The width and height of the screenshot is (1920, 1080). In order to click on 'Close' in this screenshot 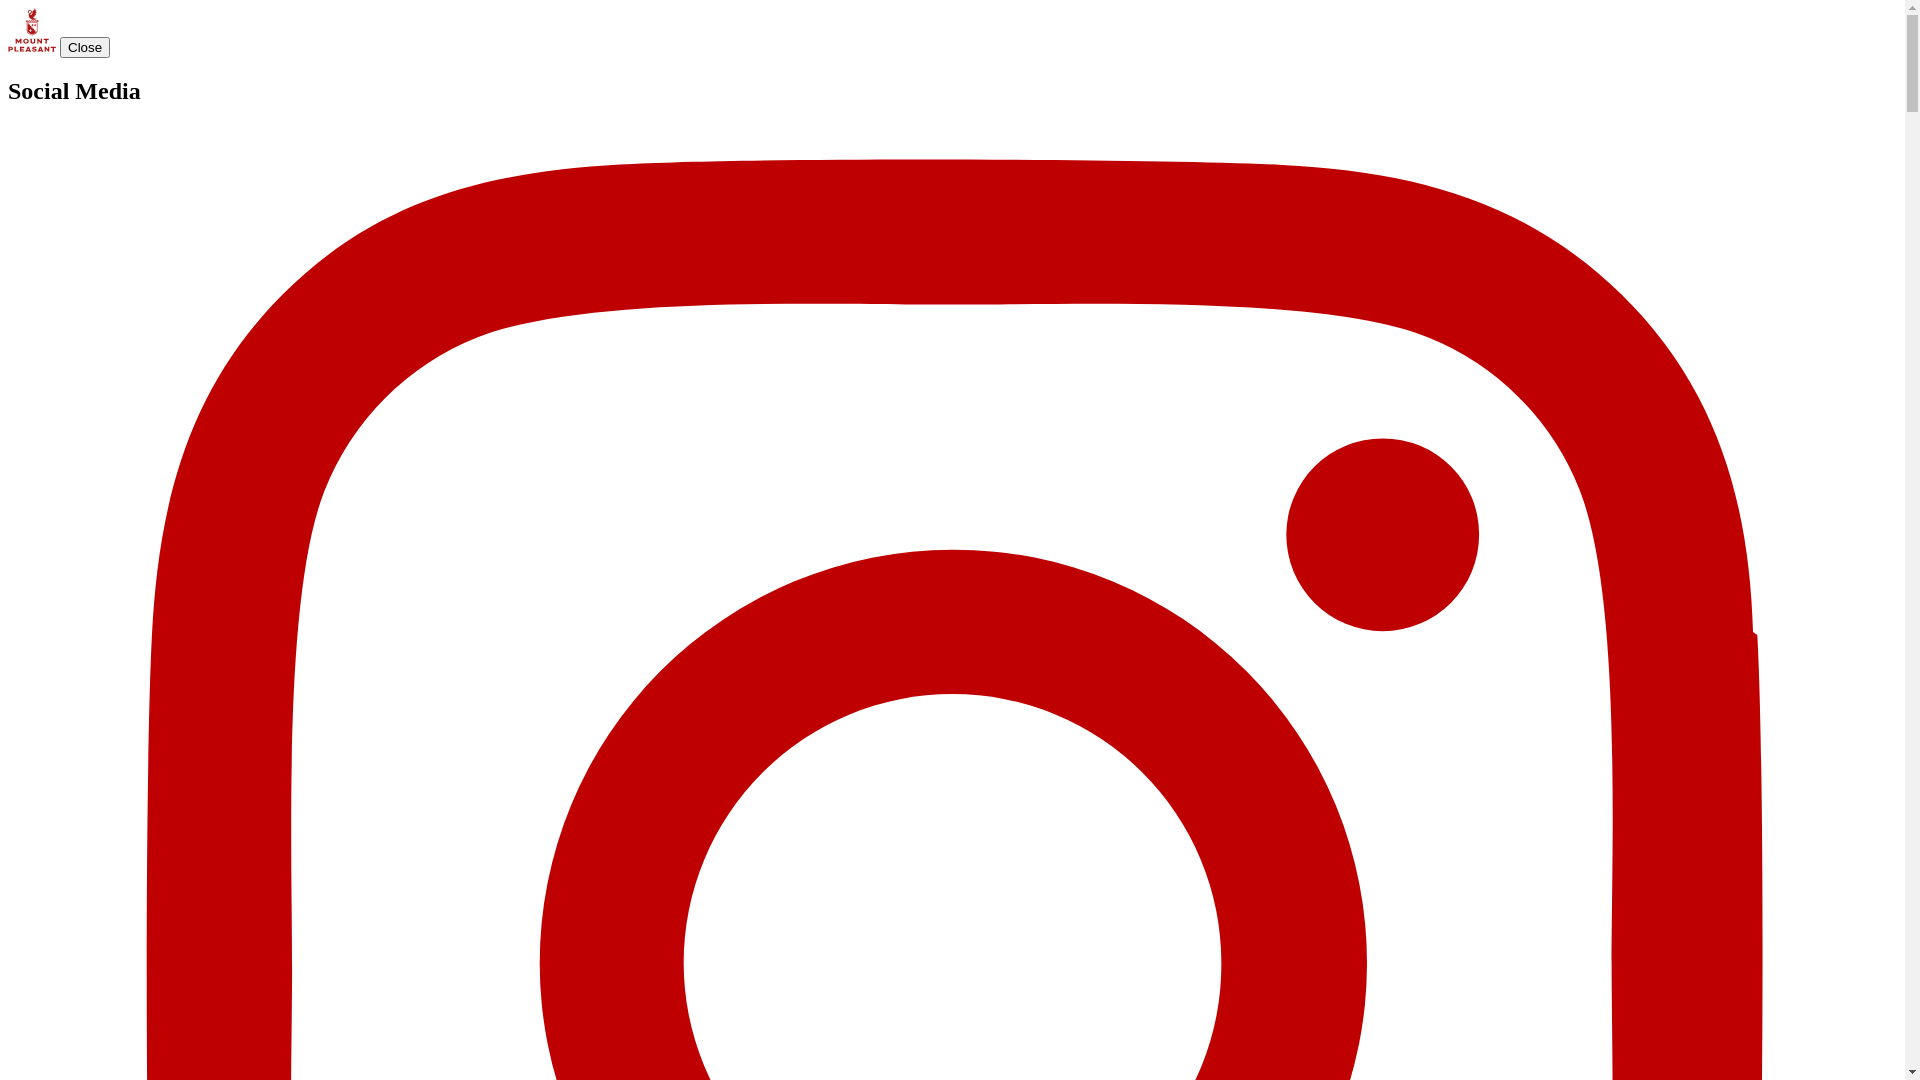, I will do `click(84, 46)`.